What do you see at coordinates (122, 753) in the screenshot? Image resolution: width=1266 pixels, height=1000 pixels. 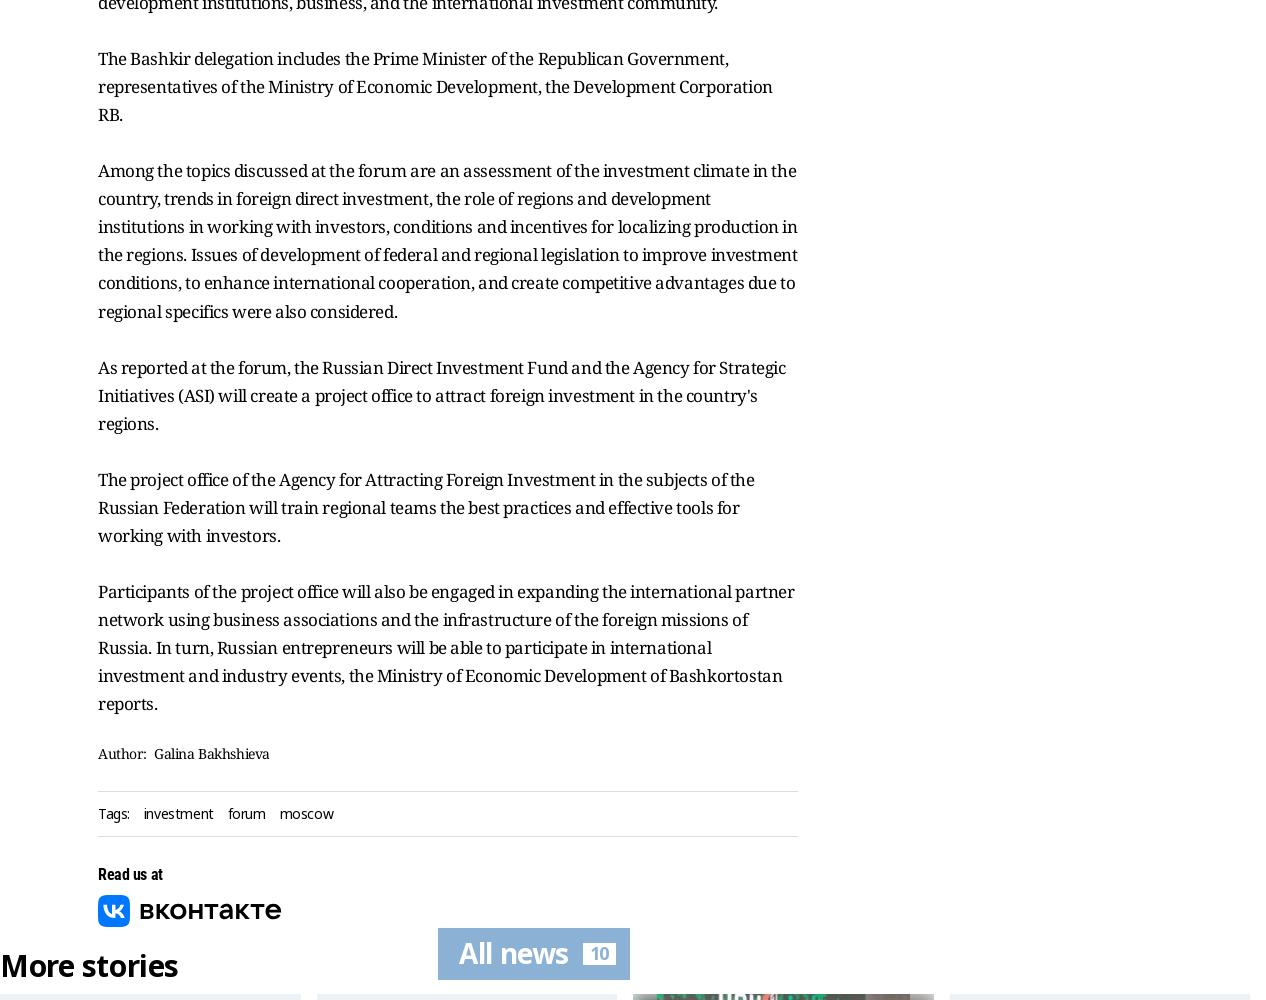 I see `'Author:'` at bounding box center [122, 753].